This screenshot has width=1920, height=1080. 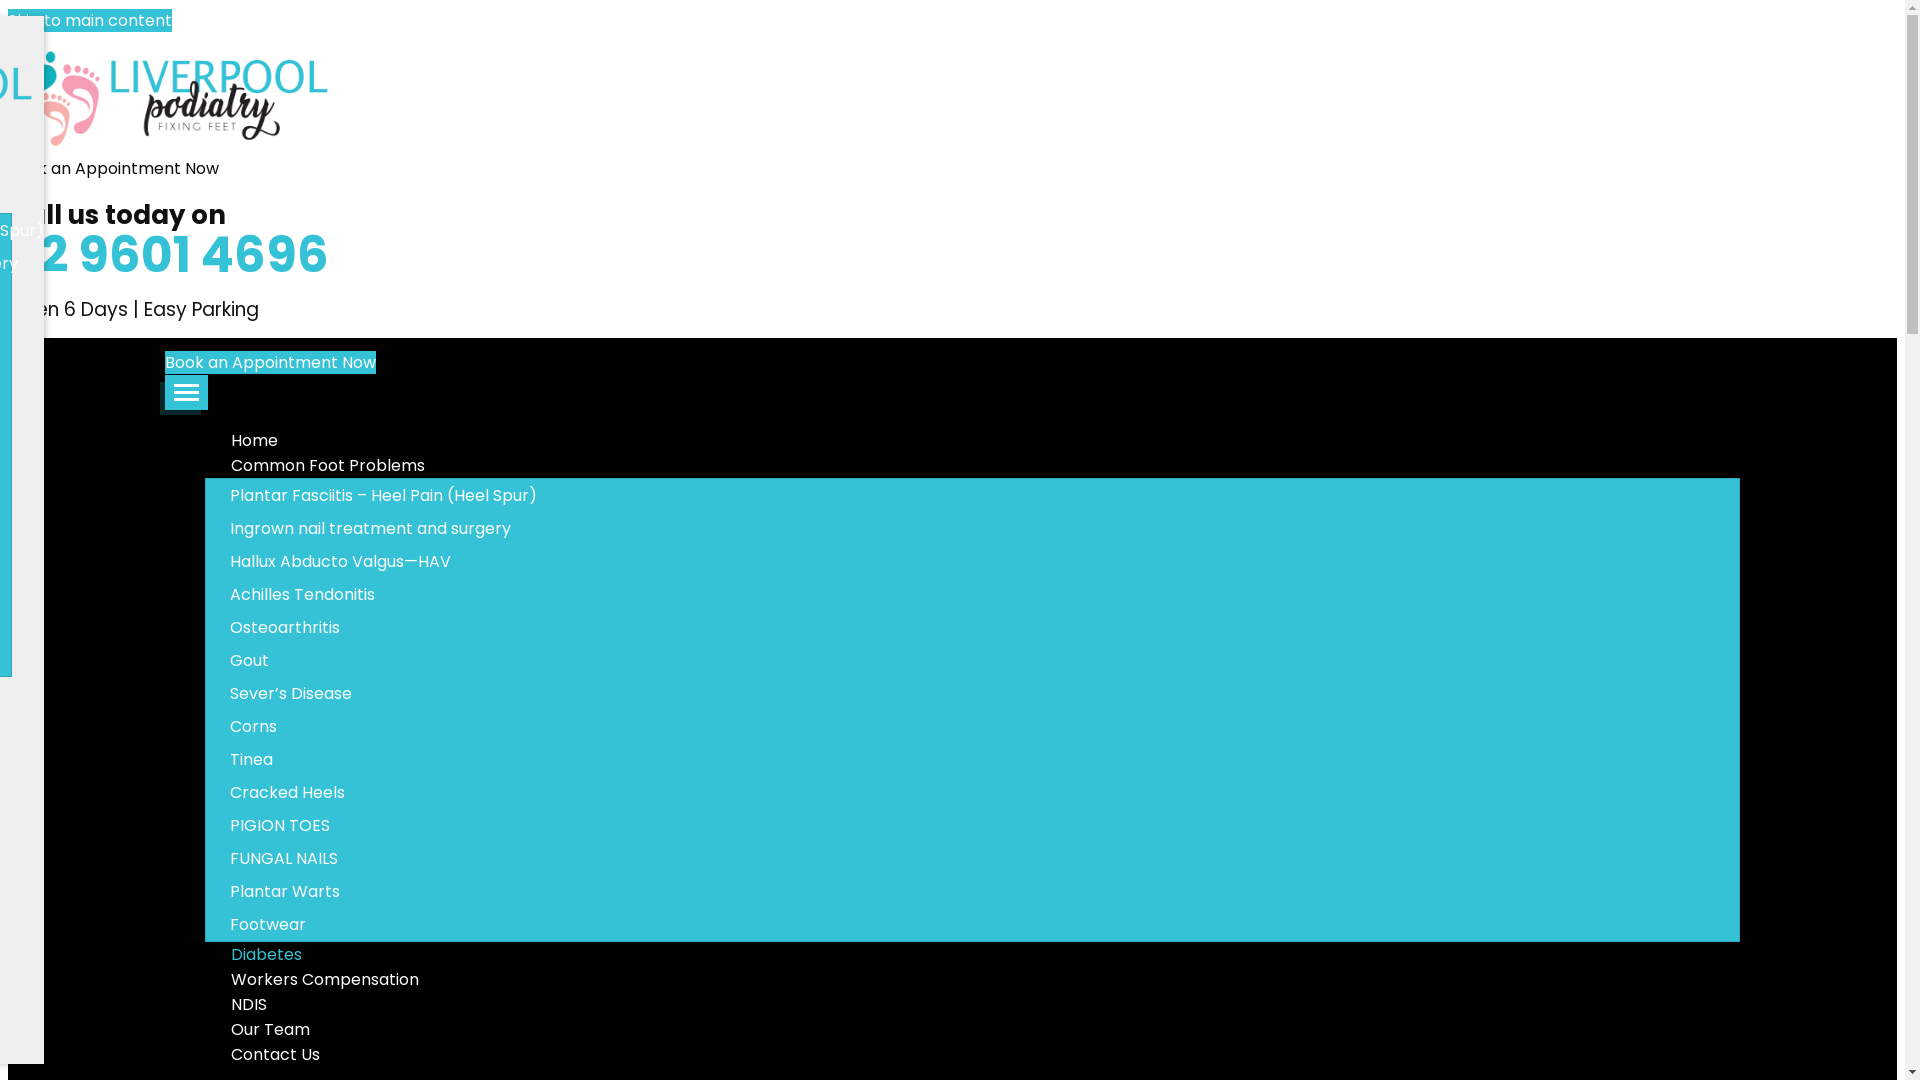 What do you see at coordinates (205, 1029) in the screenshot?
I see `'Our Team'` at bounding box center [205, 1029].